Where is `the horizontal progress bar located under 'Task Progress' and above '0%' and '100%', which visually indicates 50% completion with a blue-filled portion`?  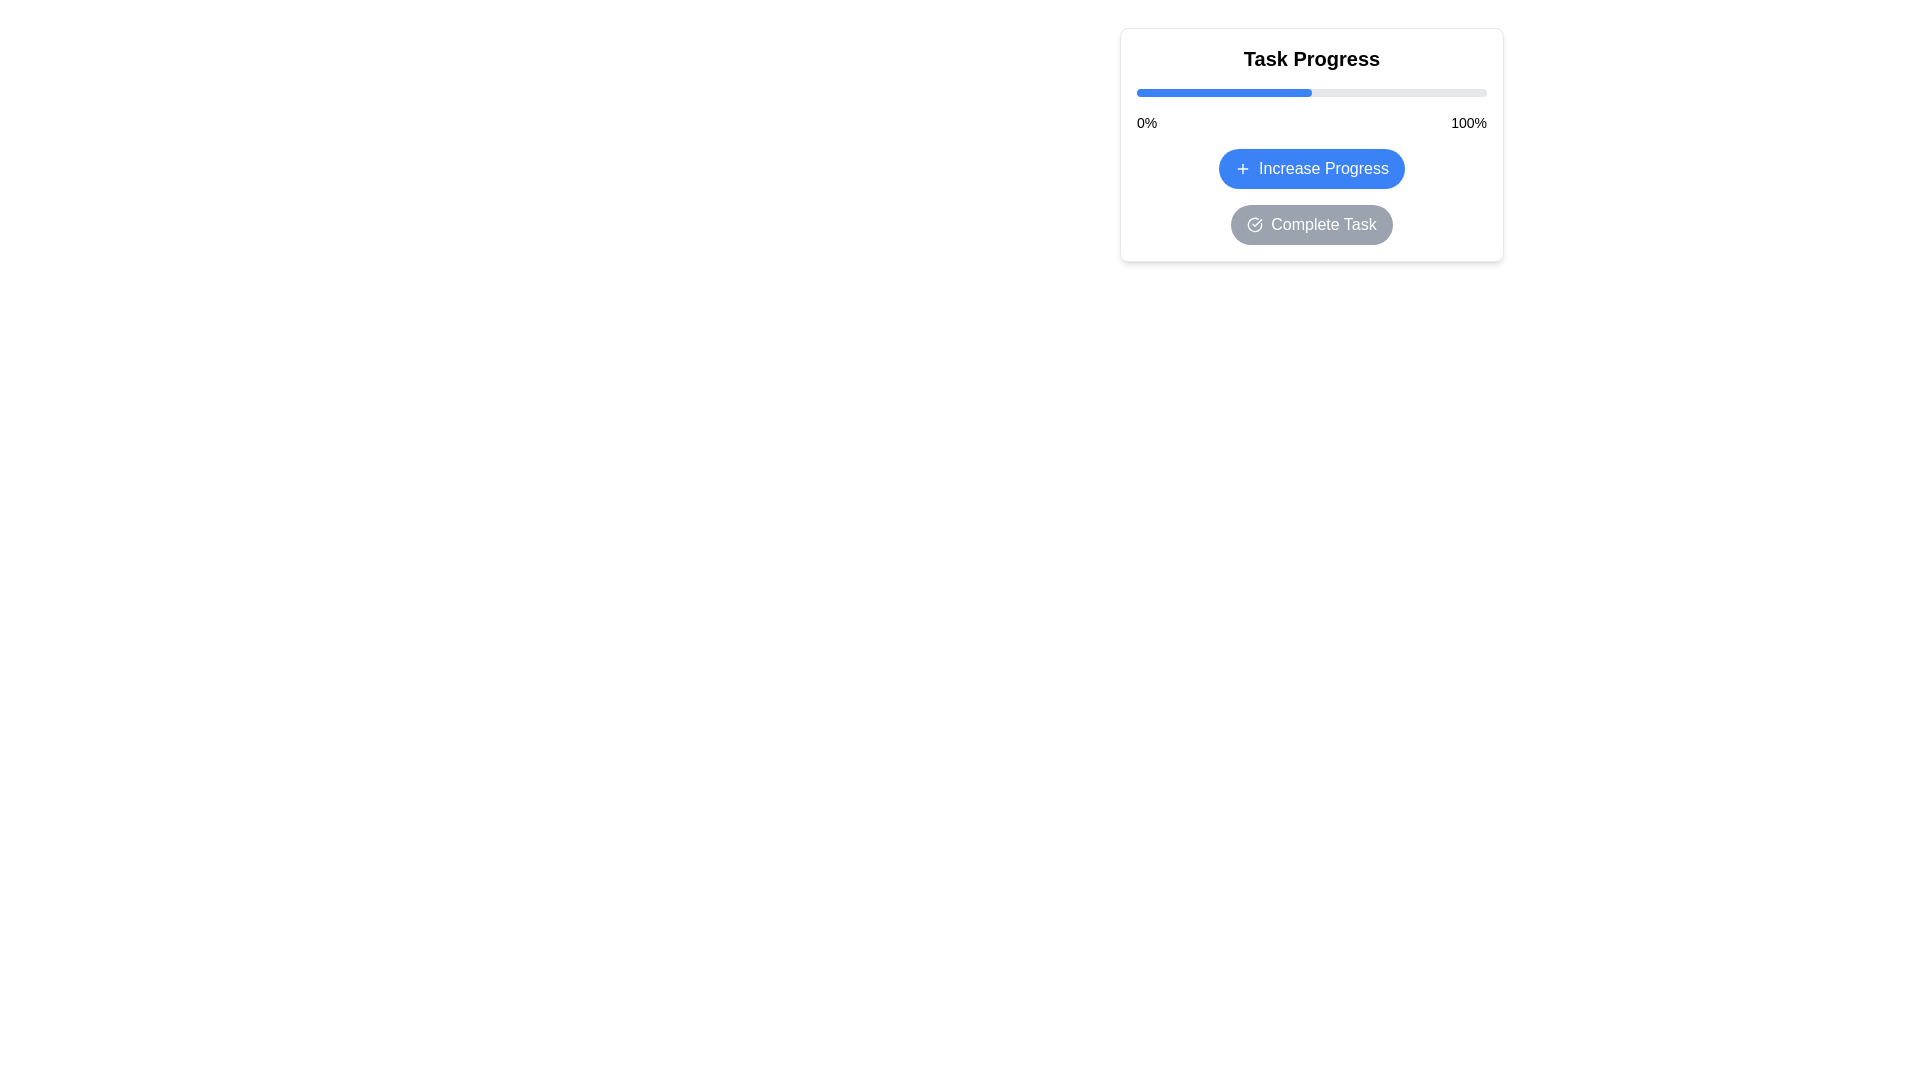
the horizontal progress bar located under 'Task Progress' and above '0%' and '100%', which visually indicates 50% completion with a blue-filled portion is located at coordinates (1311, 92).